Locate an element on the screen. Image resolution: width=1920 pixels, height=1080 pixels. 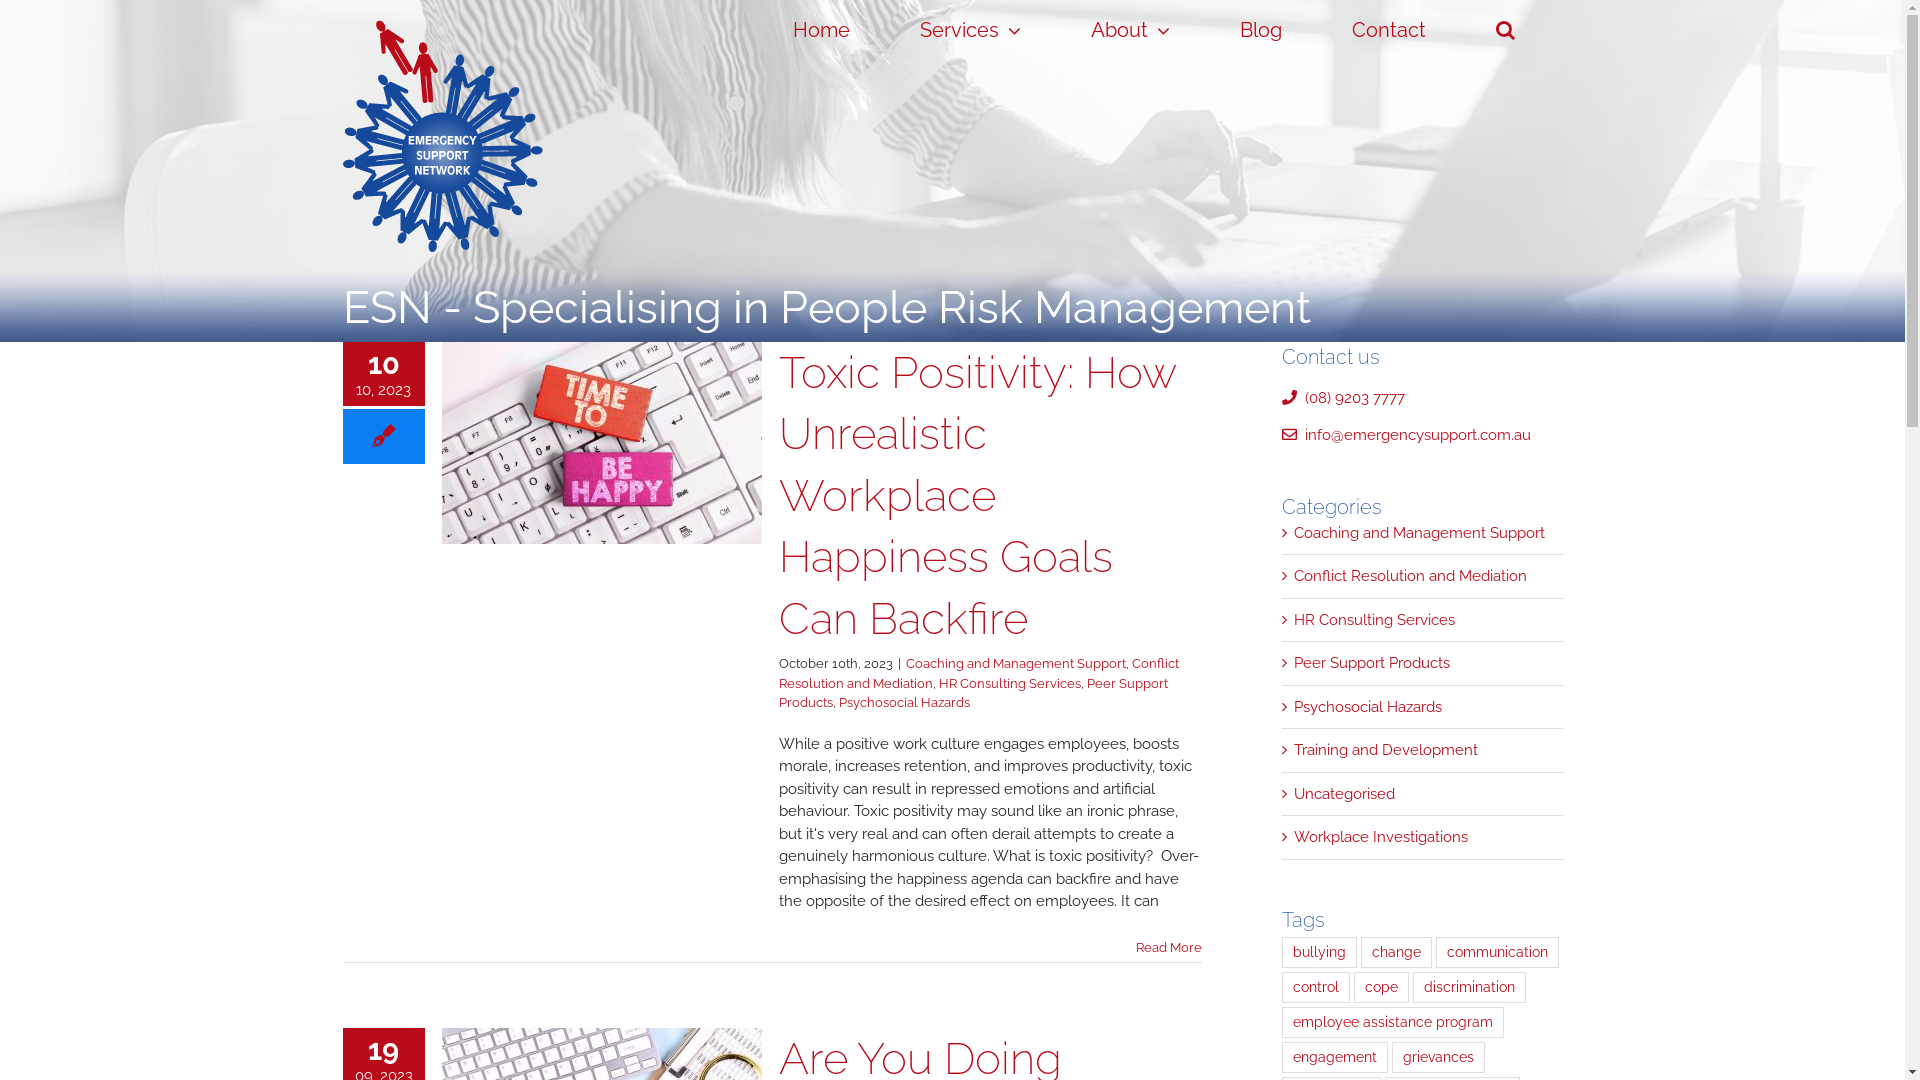
'grievances' is located at coordinates (1437, 1056).